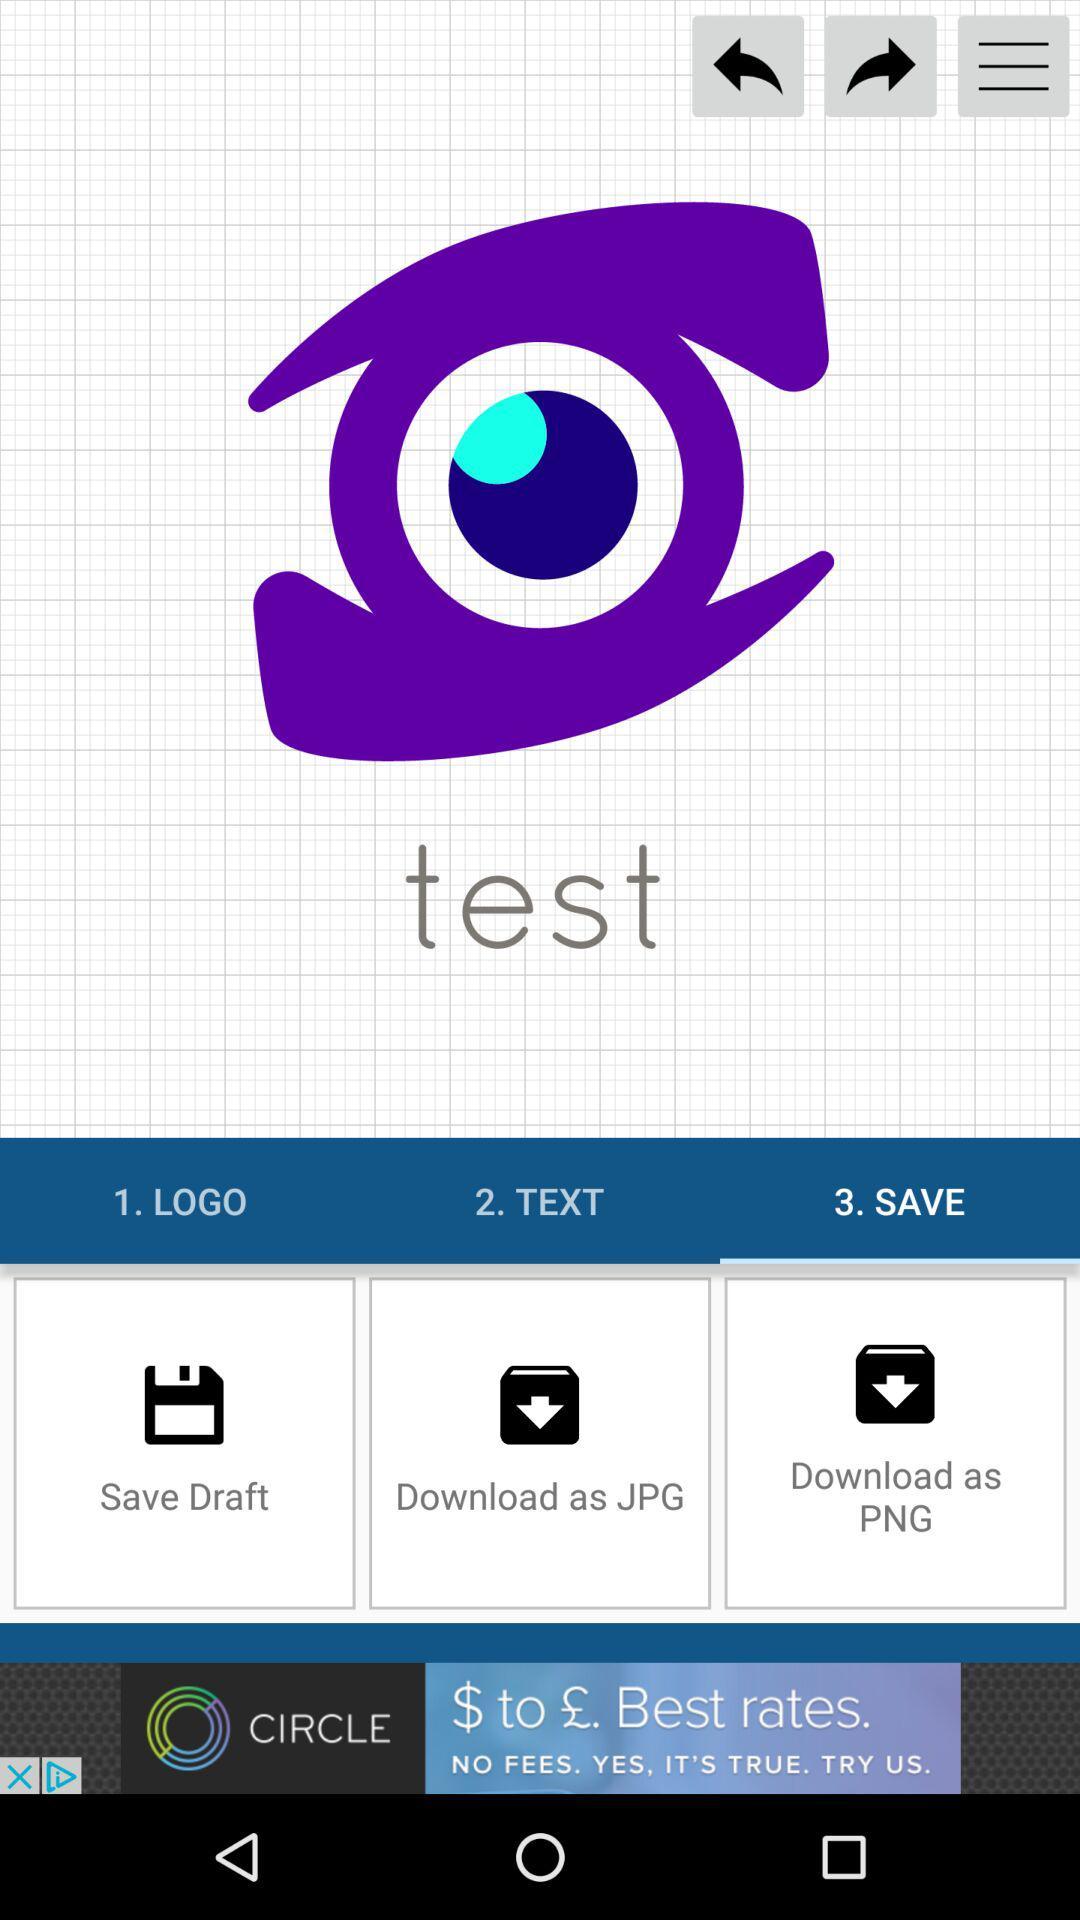  Describe the element at coordinates (540, 1727) in the screenshot. I see `the advertisement` at that location.